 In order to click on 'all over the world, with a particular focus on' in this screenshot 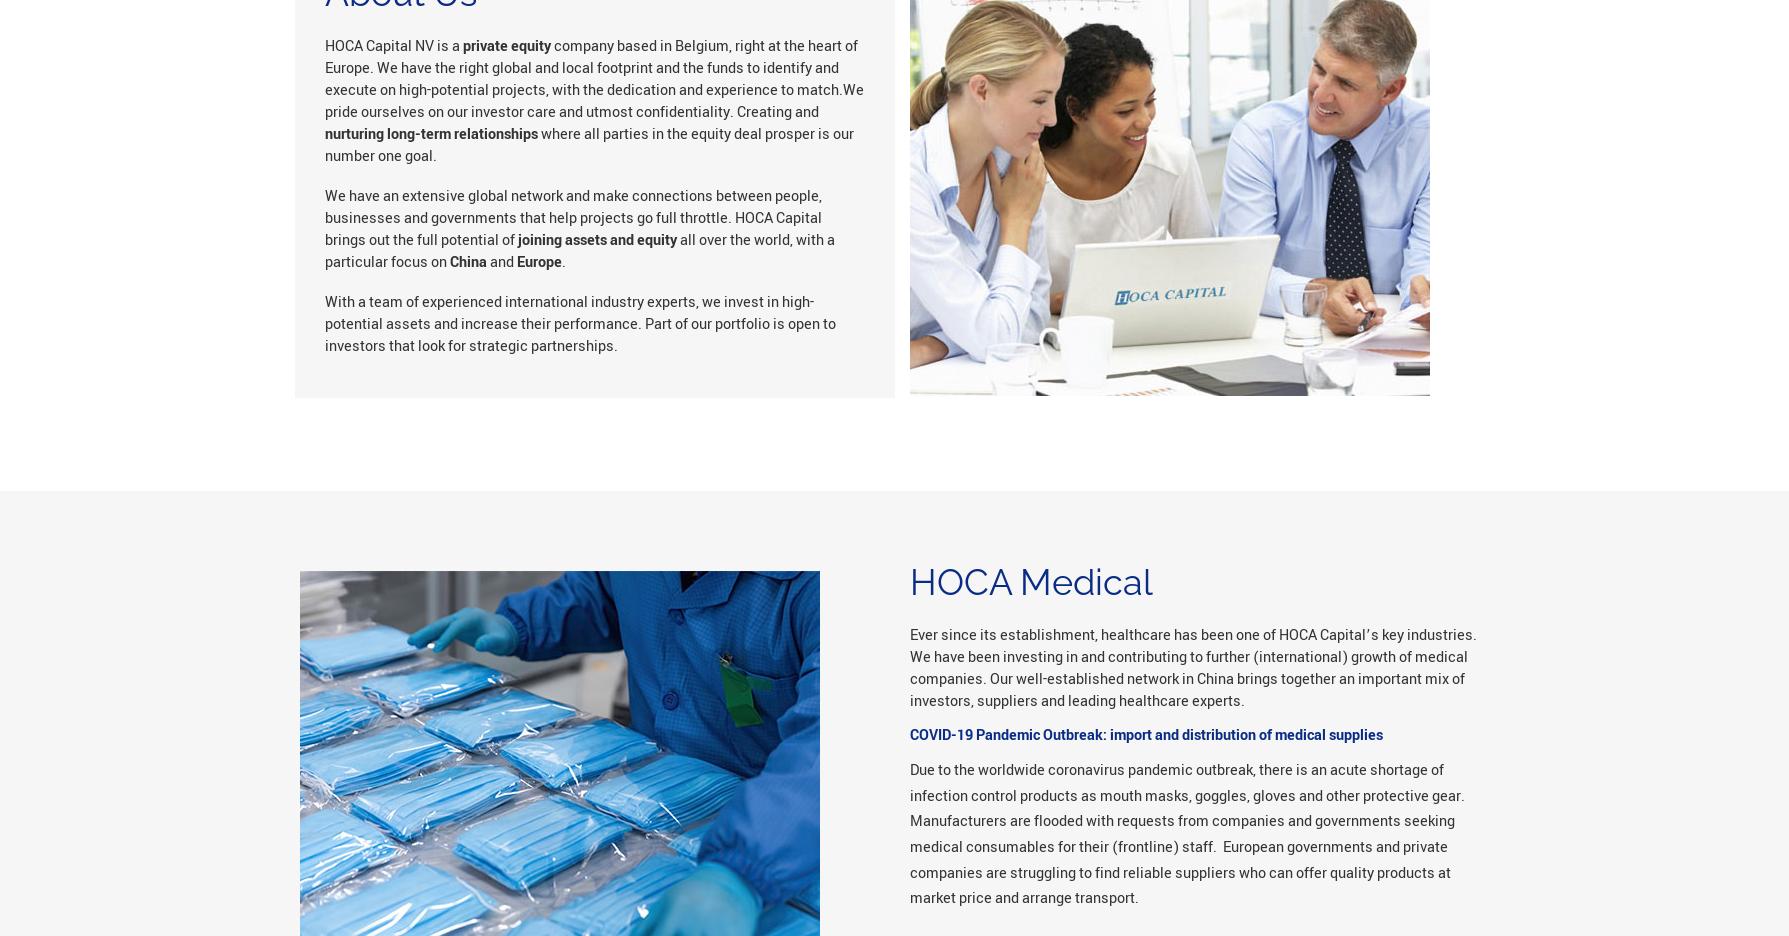, I will do `click(577, 249)`.